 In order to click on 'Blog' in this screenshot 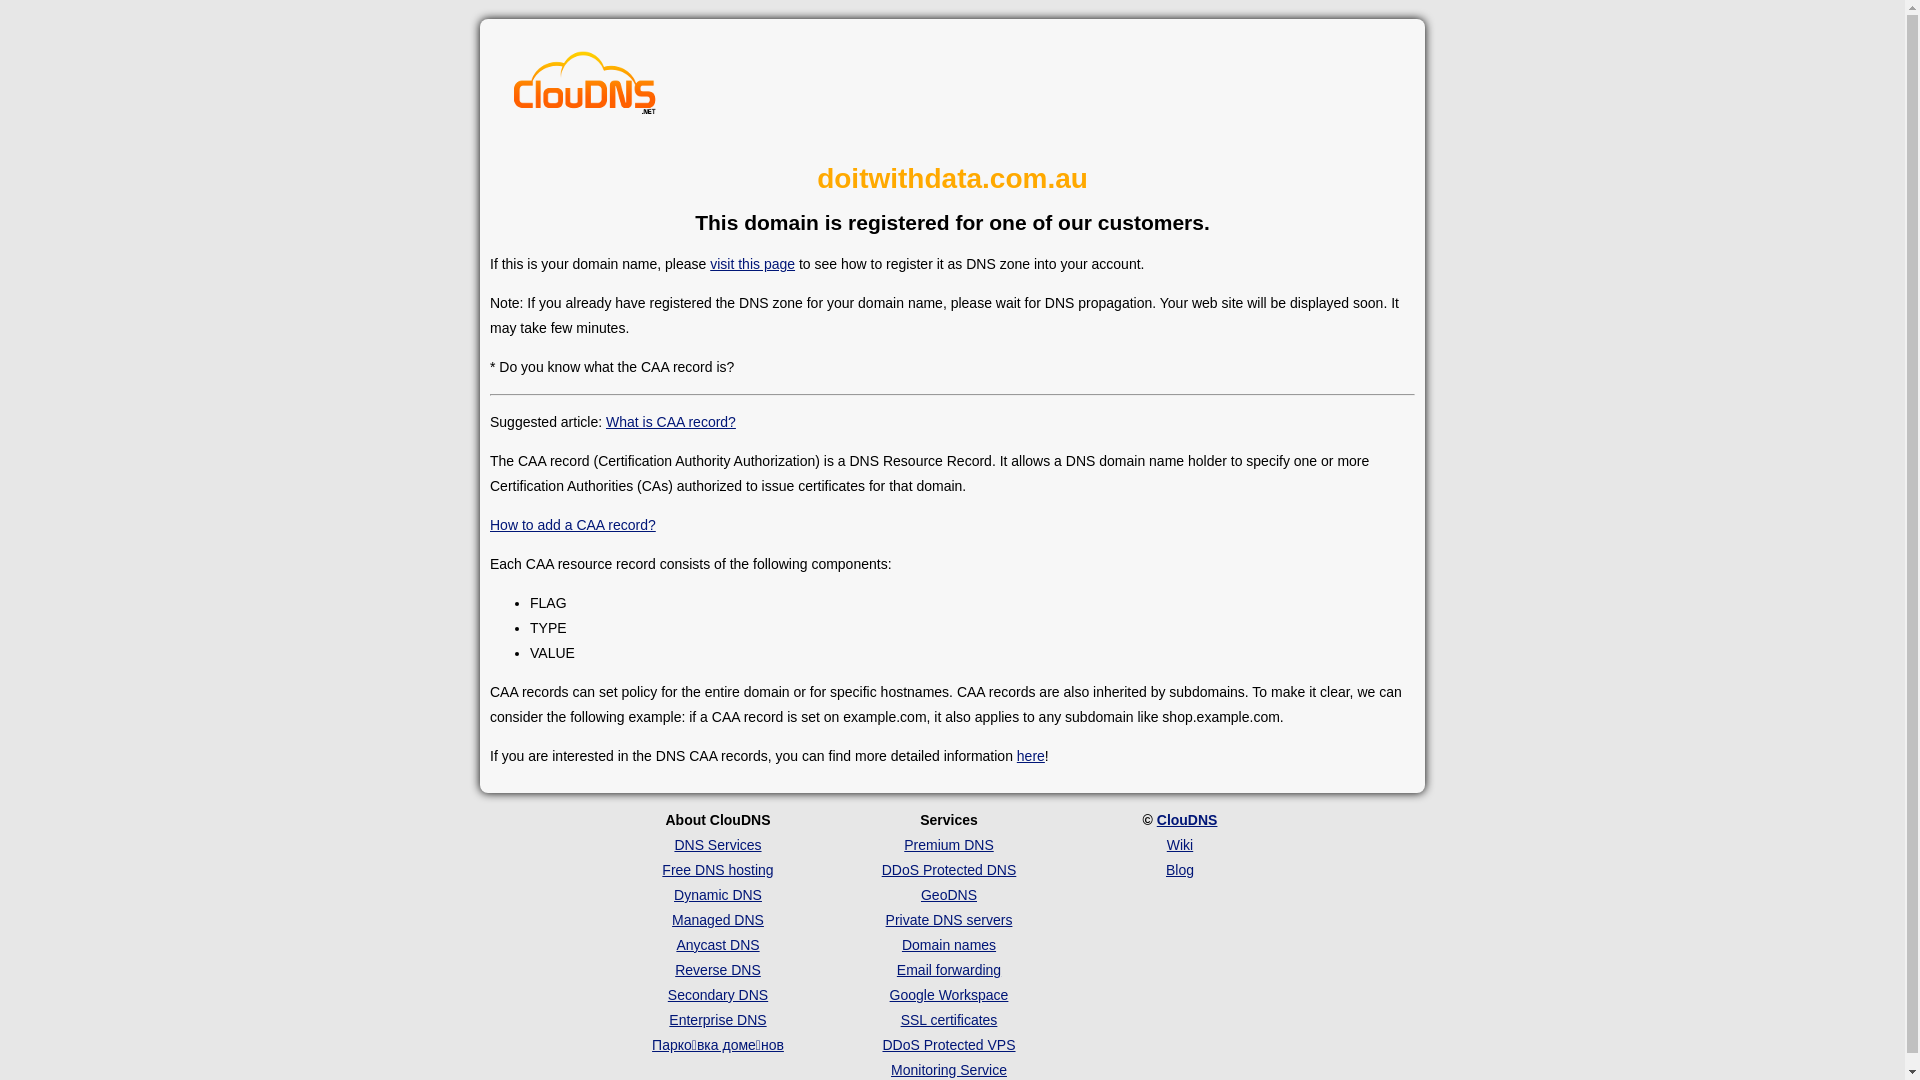, I will do `click(1180, 869)`.